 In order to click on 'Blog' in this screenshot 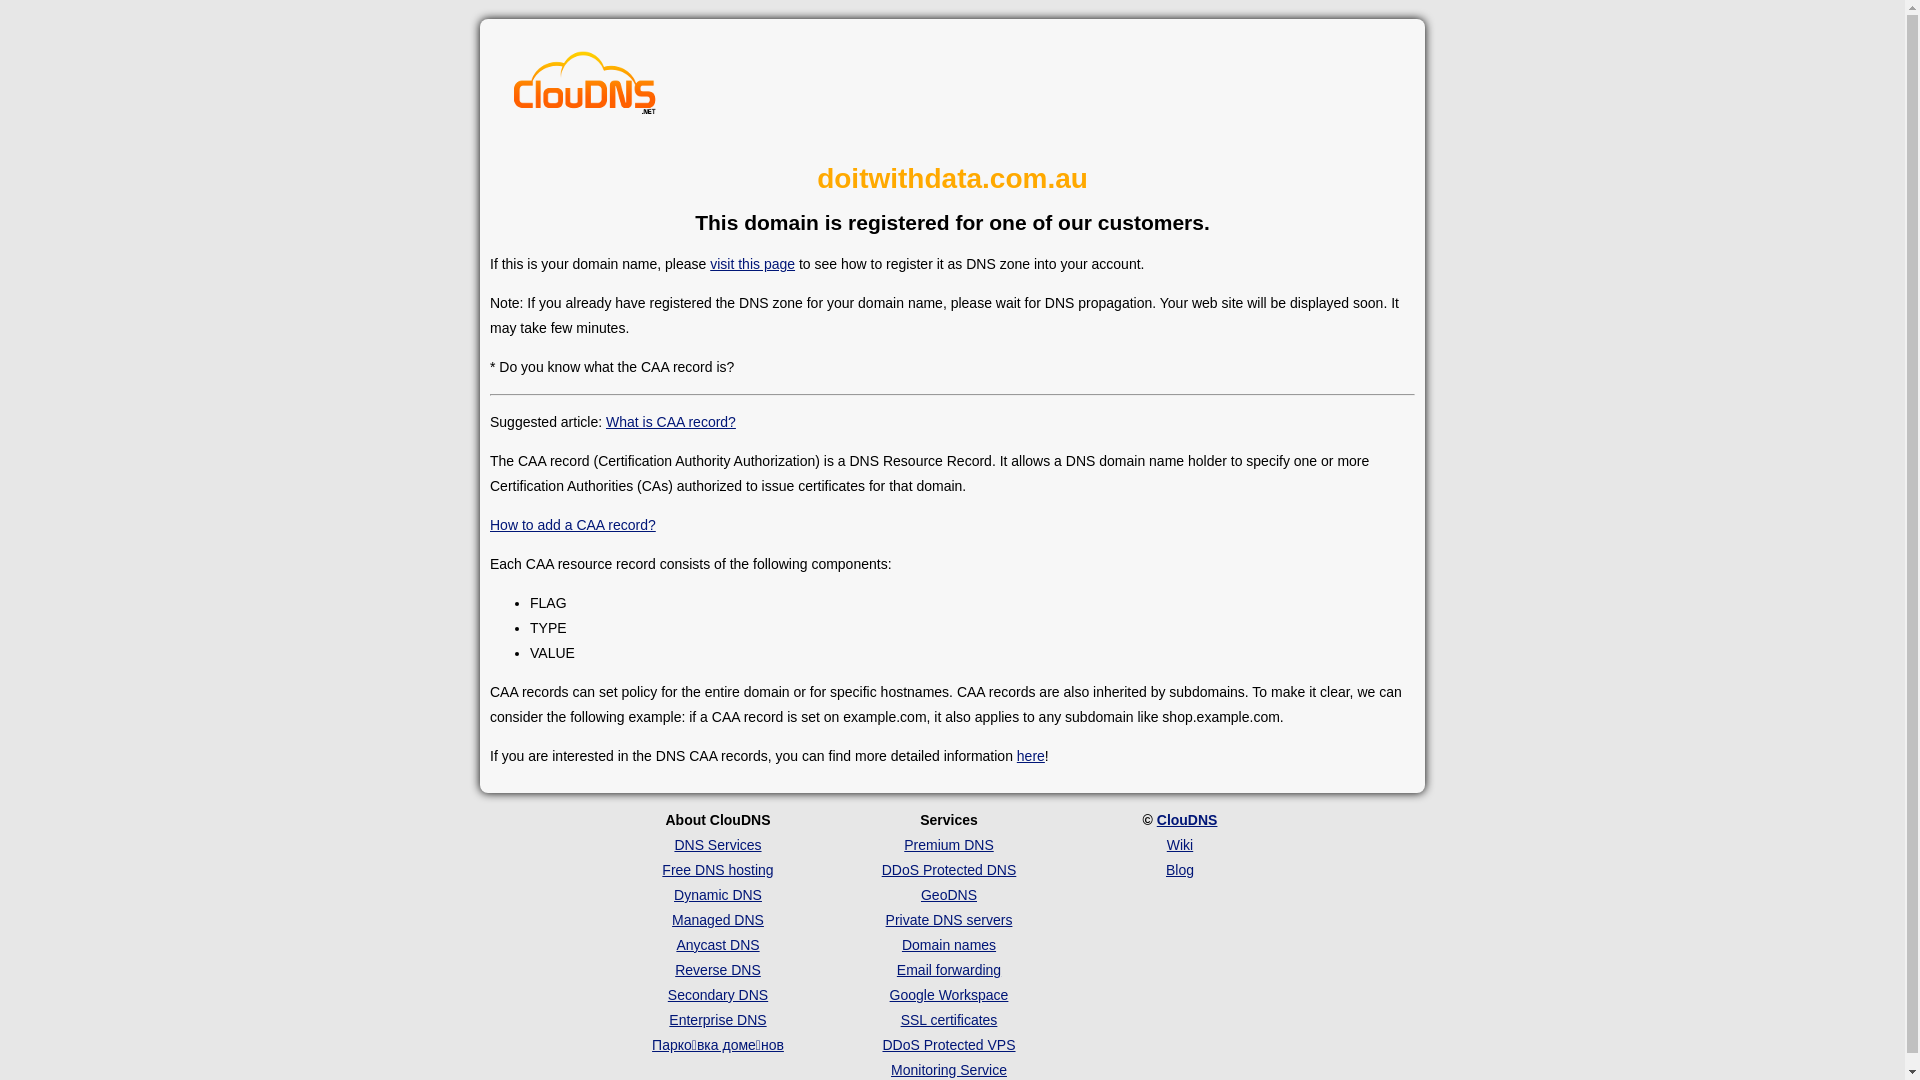, I will do `click(1180, 869)`.